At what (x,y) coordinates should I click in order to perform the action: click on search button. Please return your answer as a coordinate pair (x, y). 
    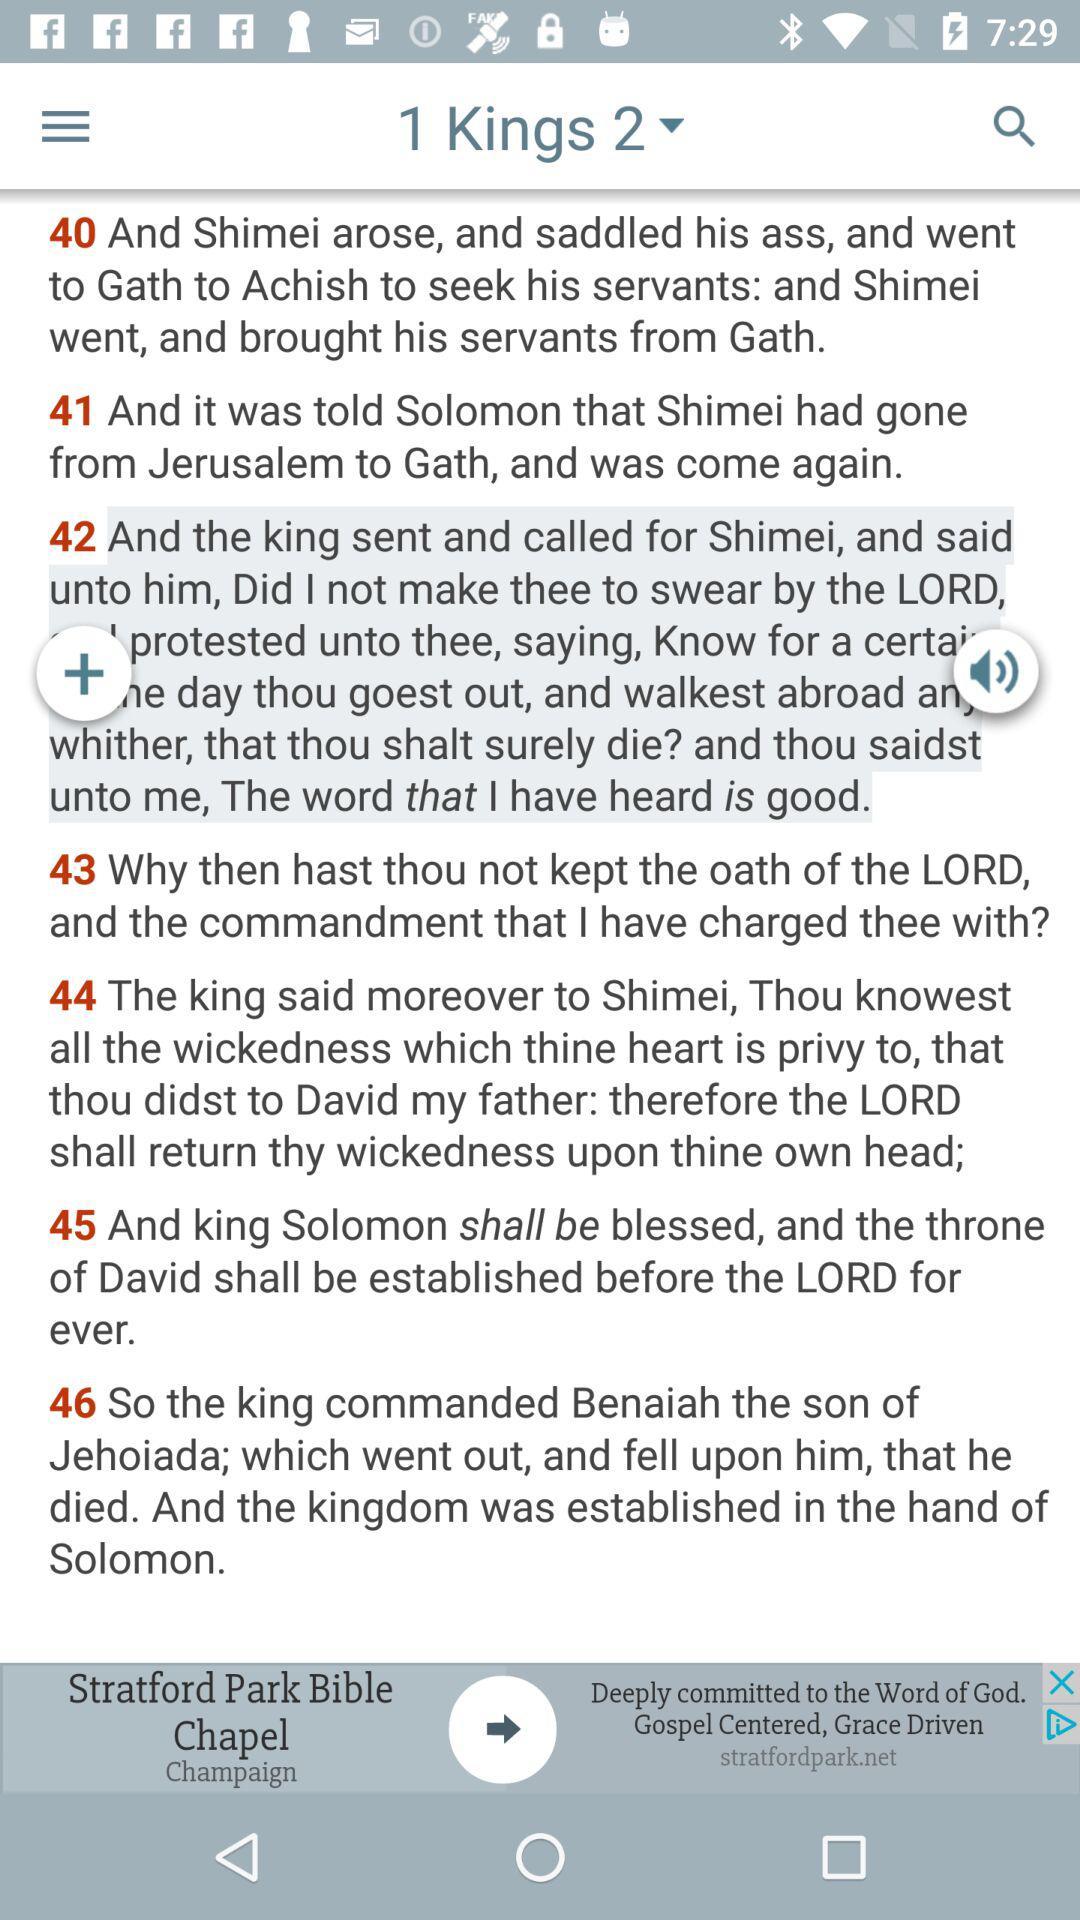
    Looking at the image, I should click on (1014, 124).